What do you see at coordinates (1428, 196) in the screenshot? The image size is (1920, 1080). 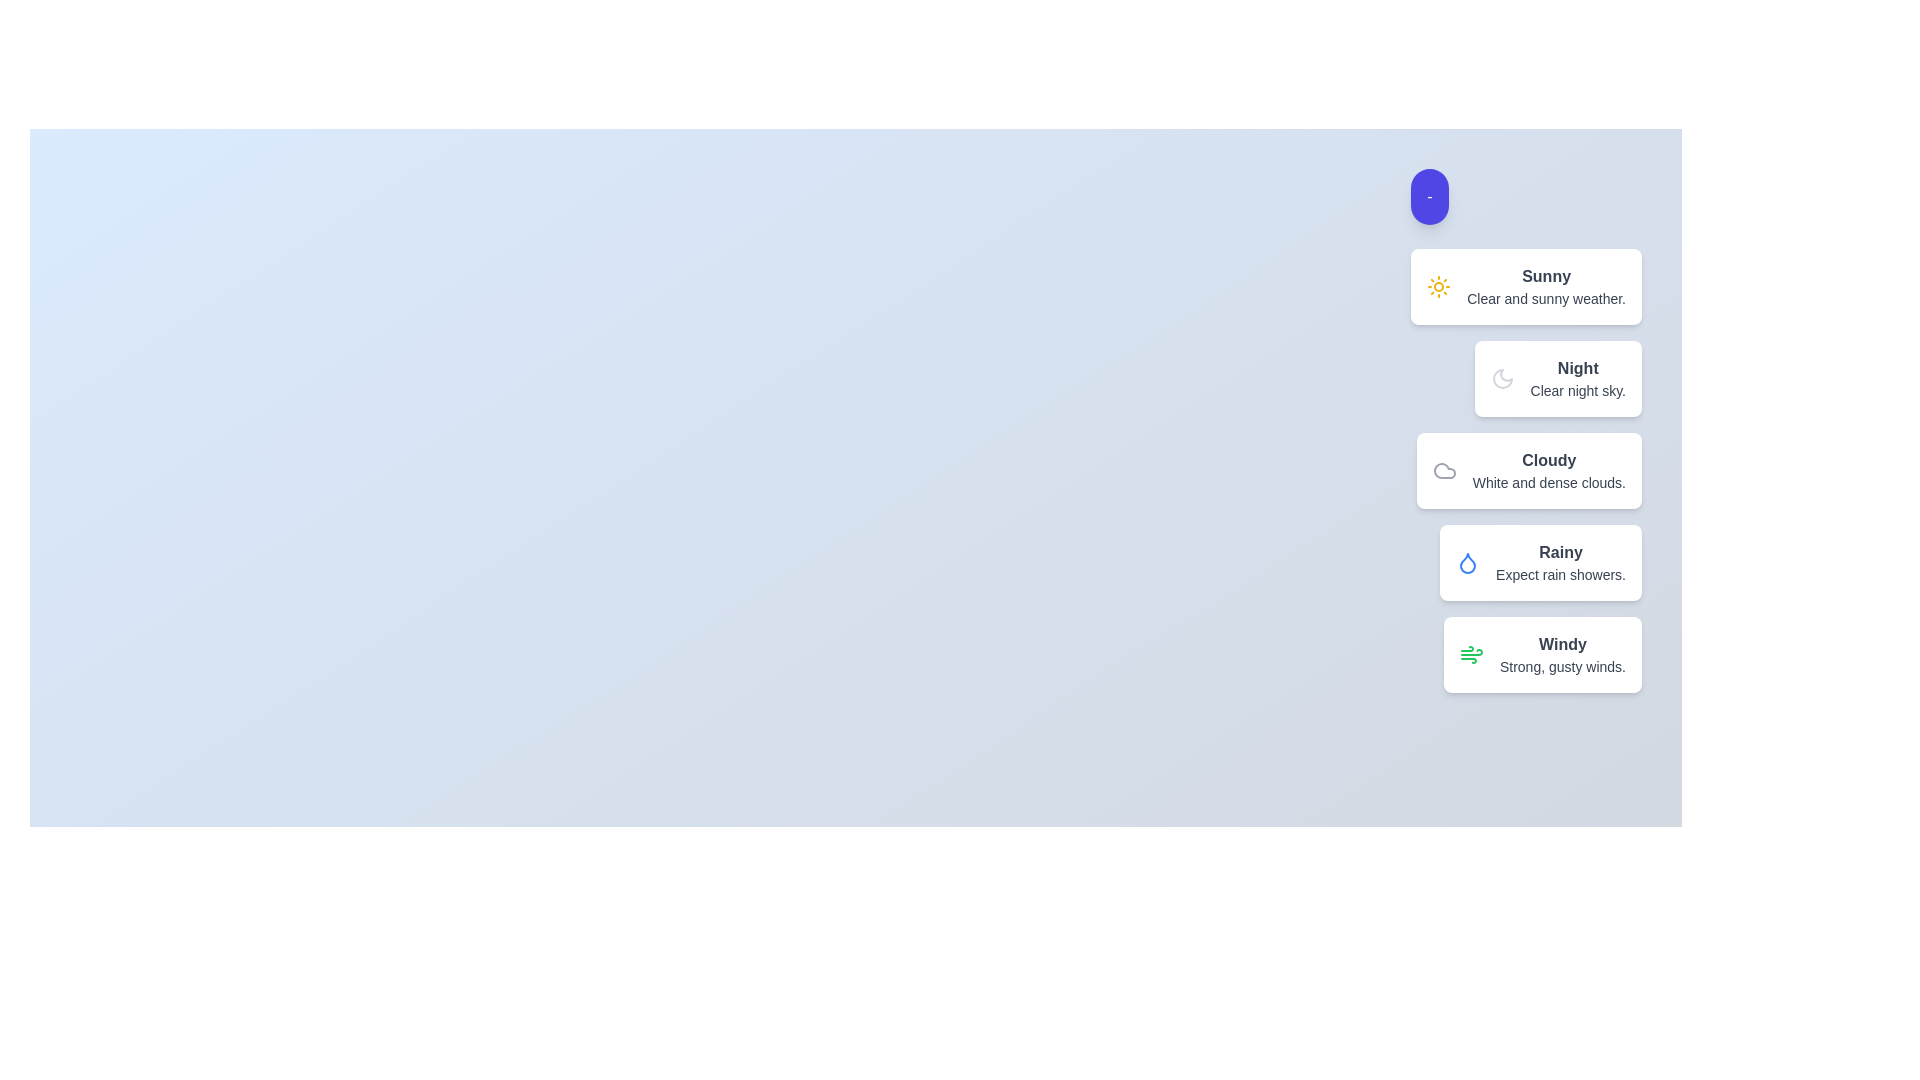 I see `the action button to toggle the menu` at bounding box center [1428, 196].